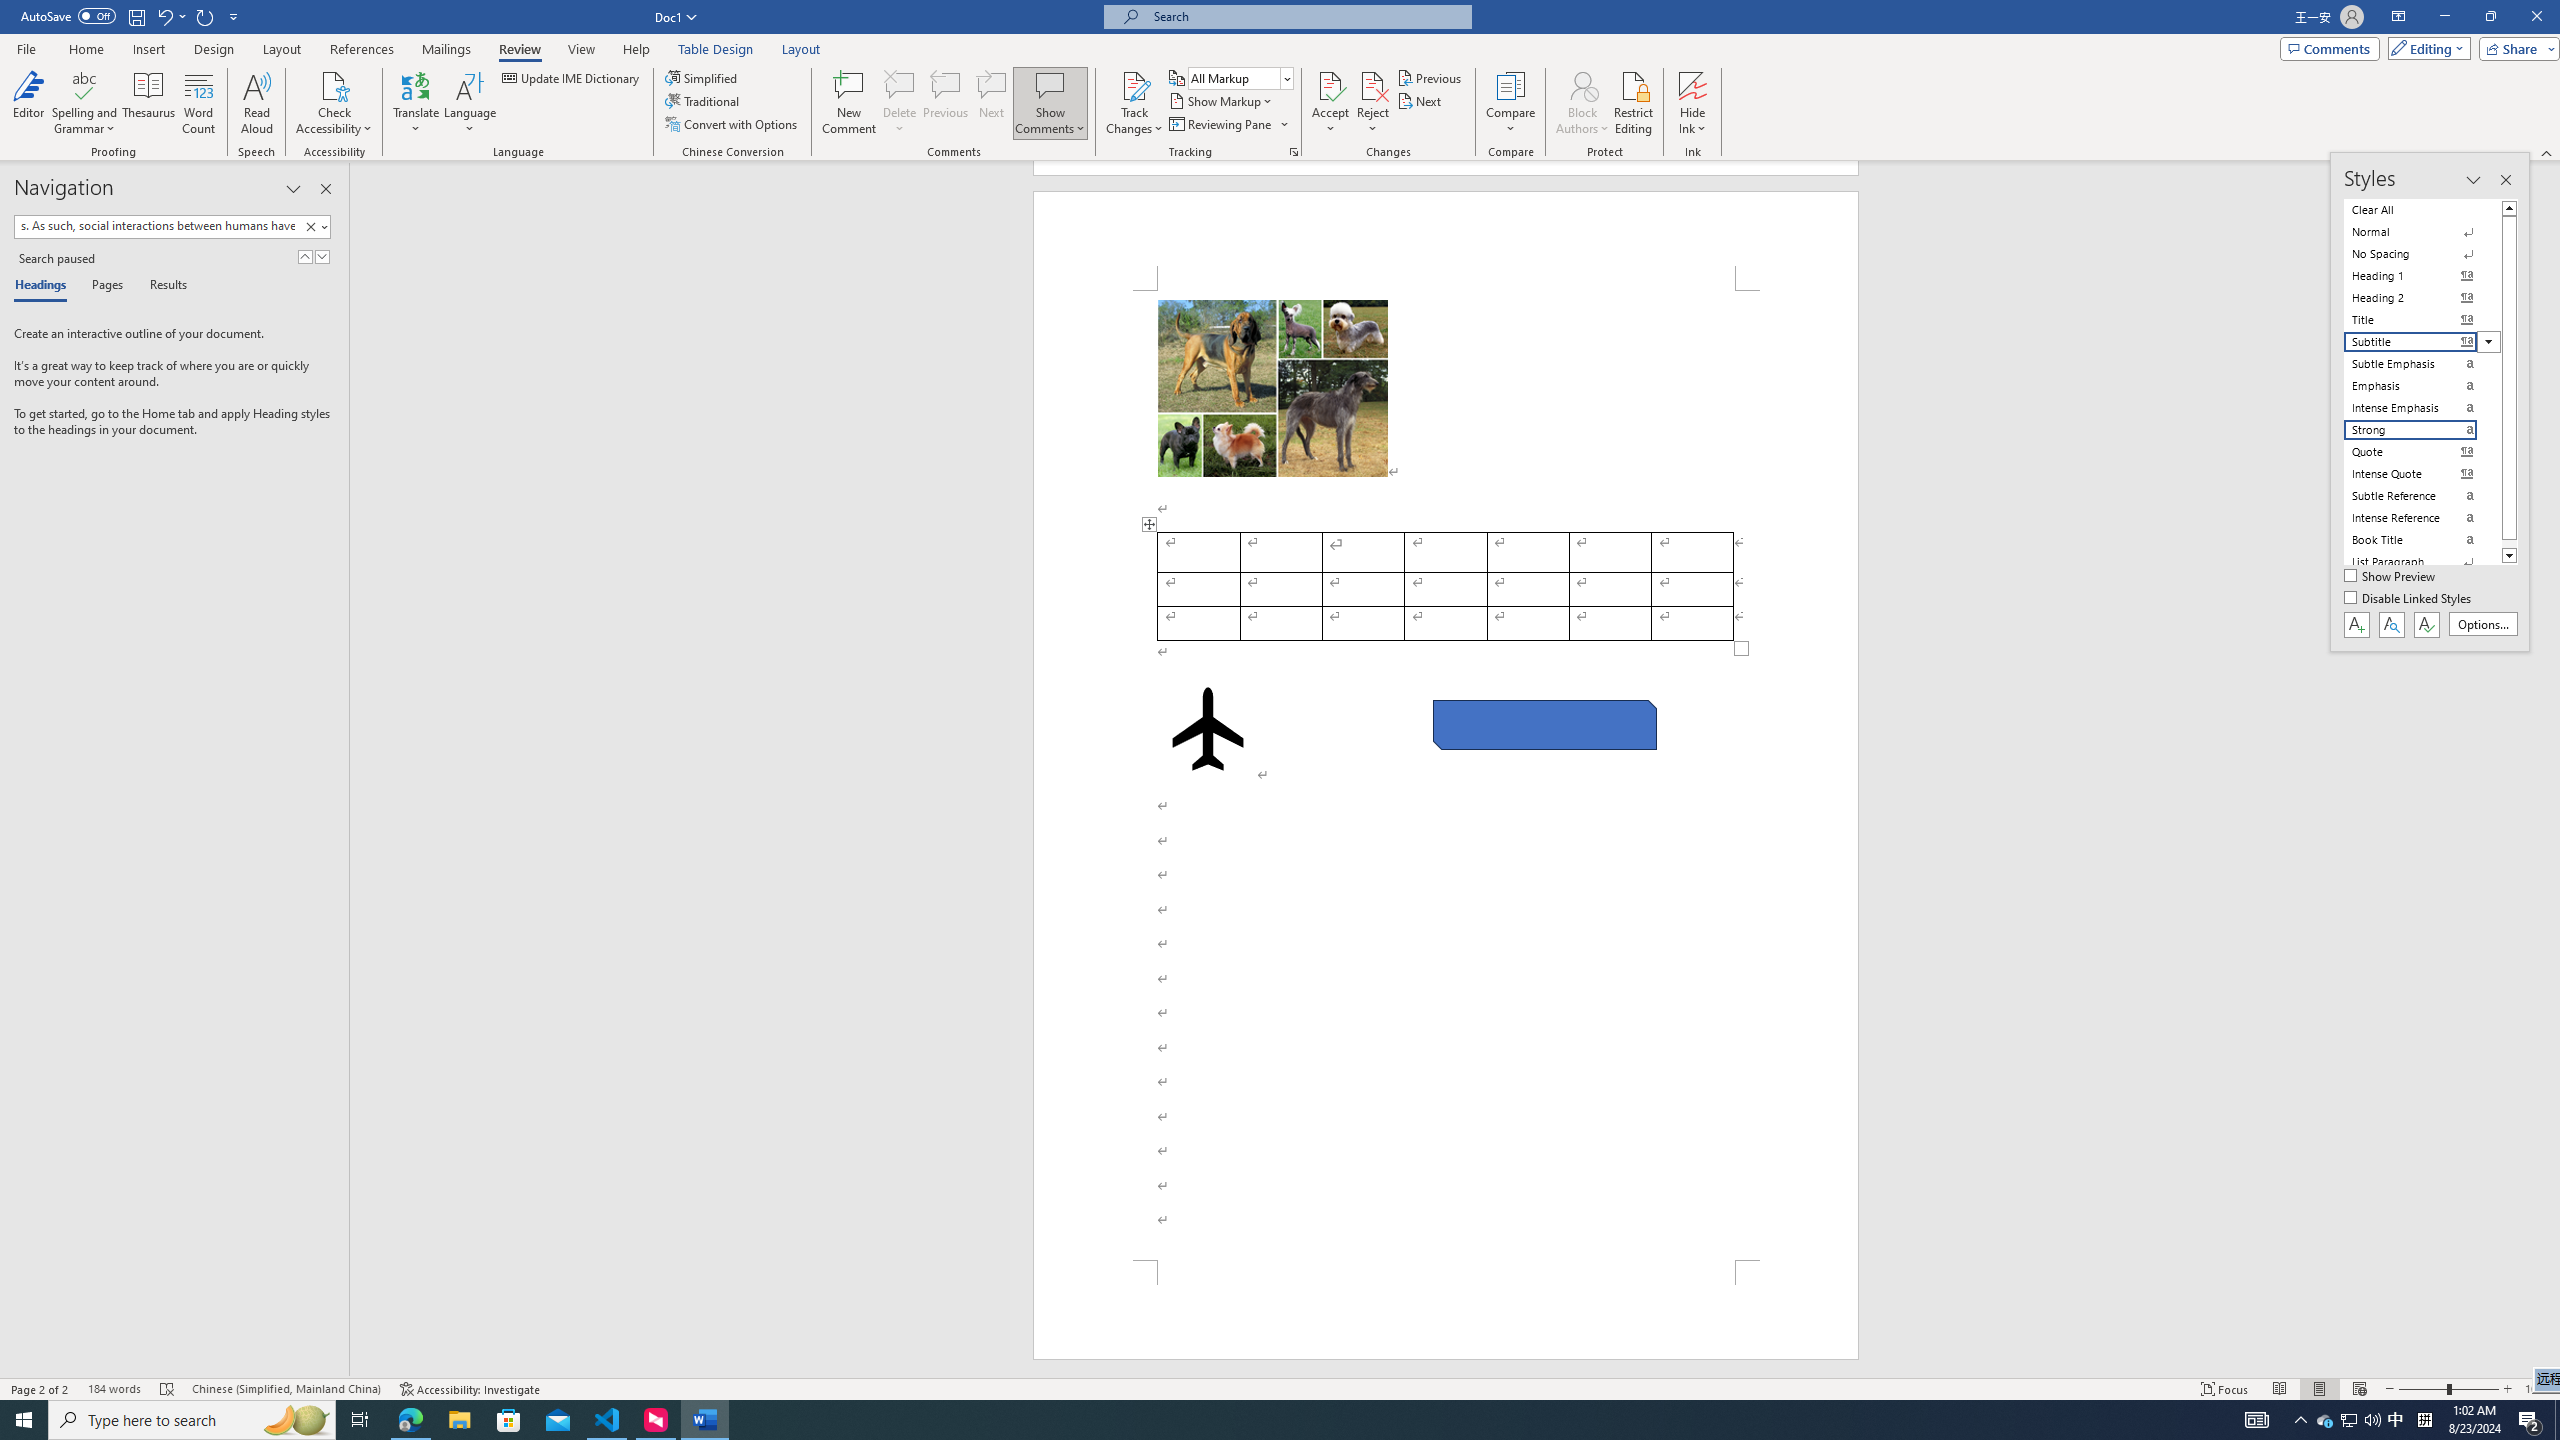  I want to click on 'Hide Ink', so click(1692, 103).